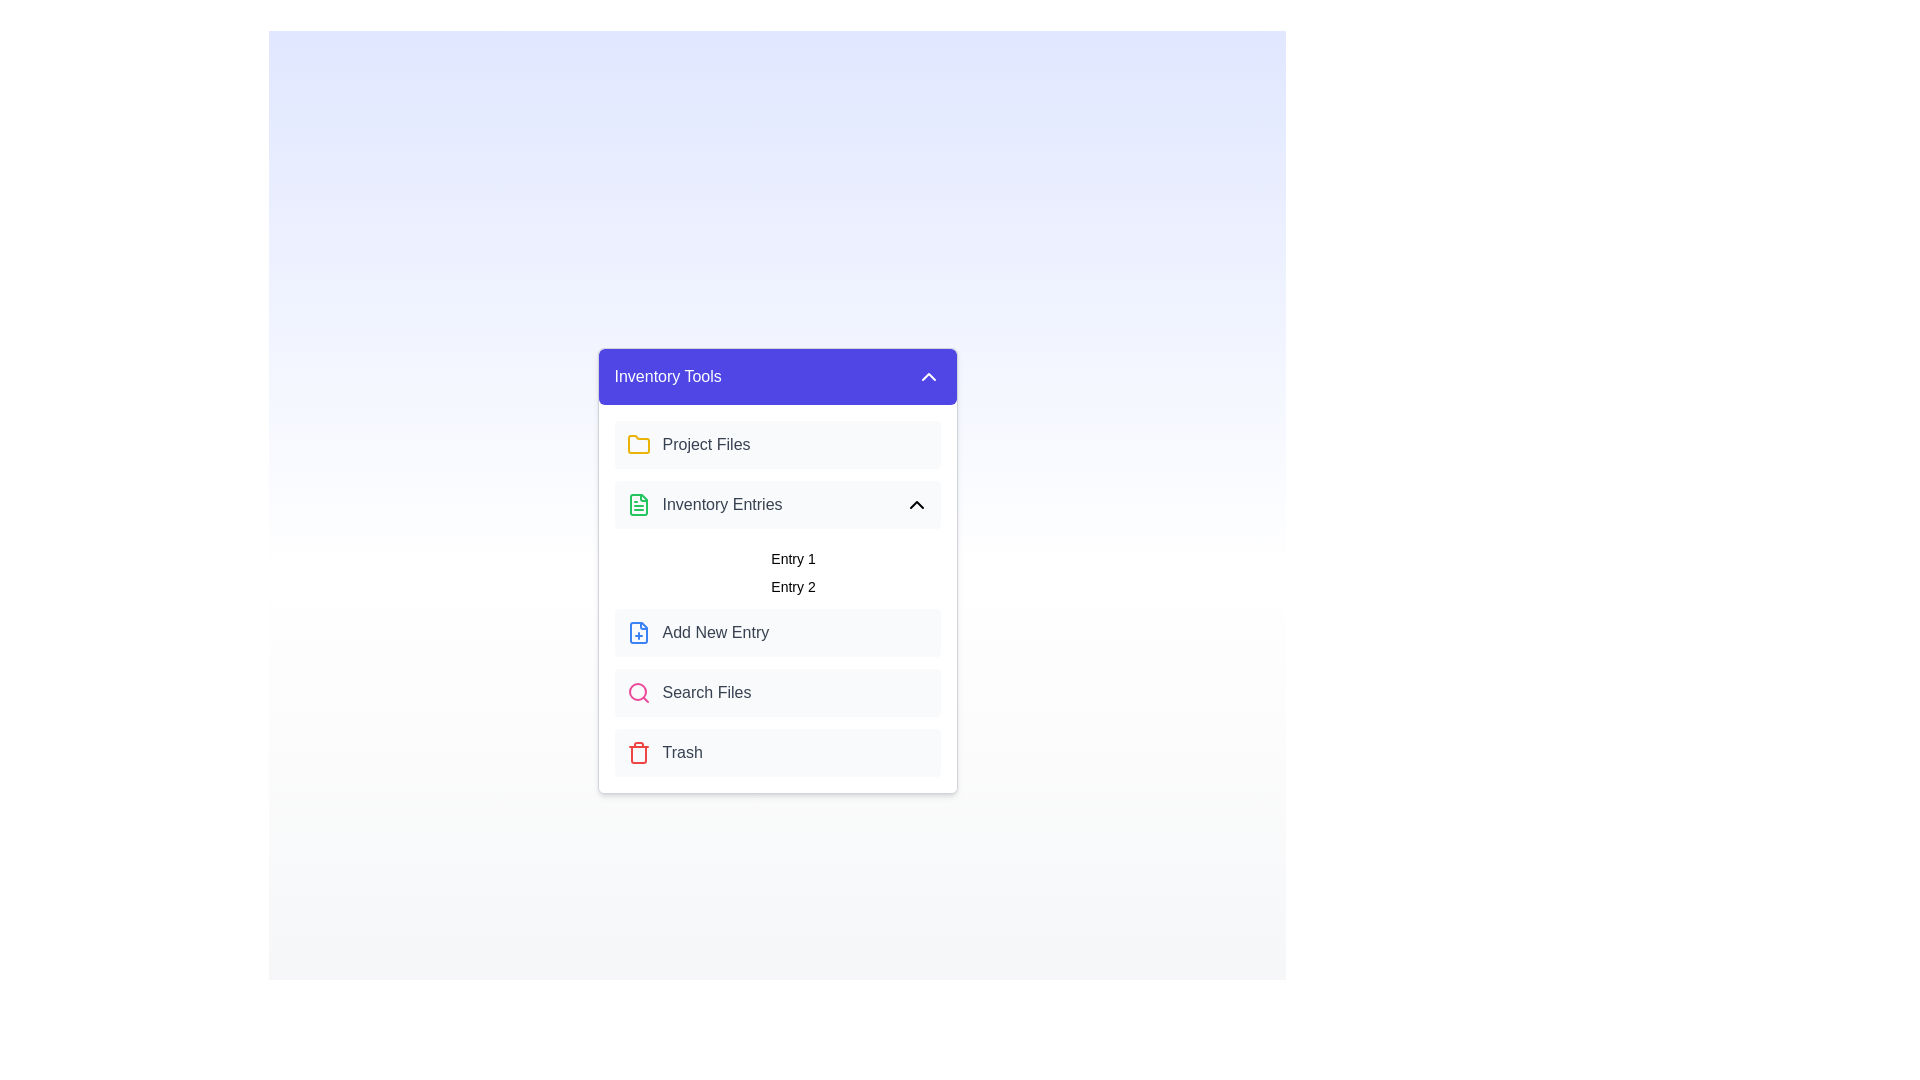 The height and width of the screenshot is (1080, 1920). Describe the element at coordinates (637, 632) in the screenshot. I see `the 'Add New Entry' icon located to the left of the text label in the side menu` at that location.